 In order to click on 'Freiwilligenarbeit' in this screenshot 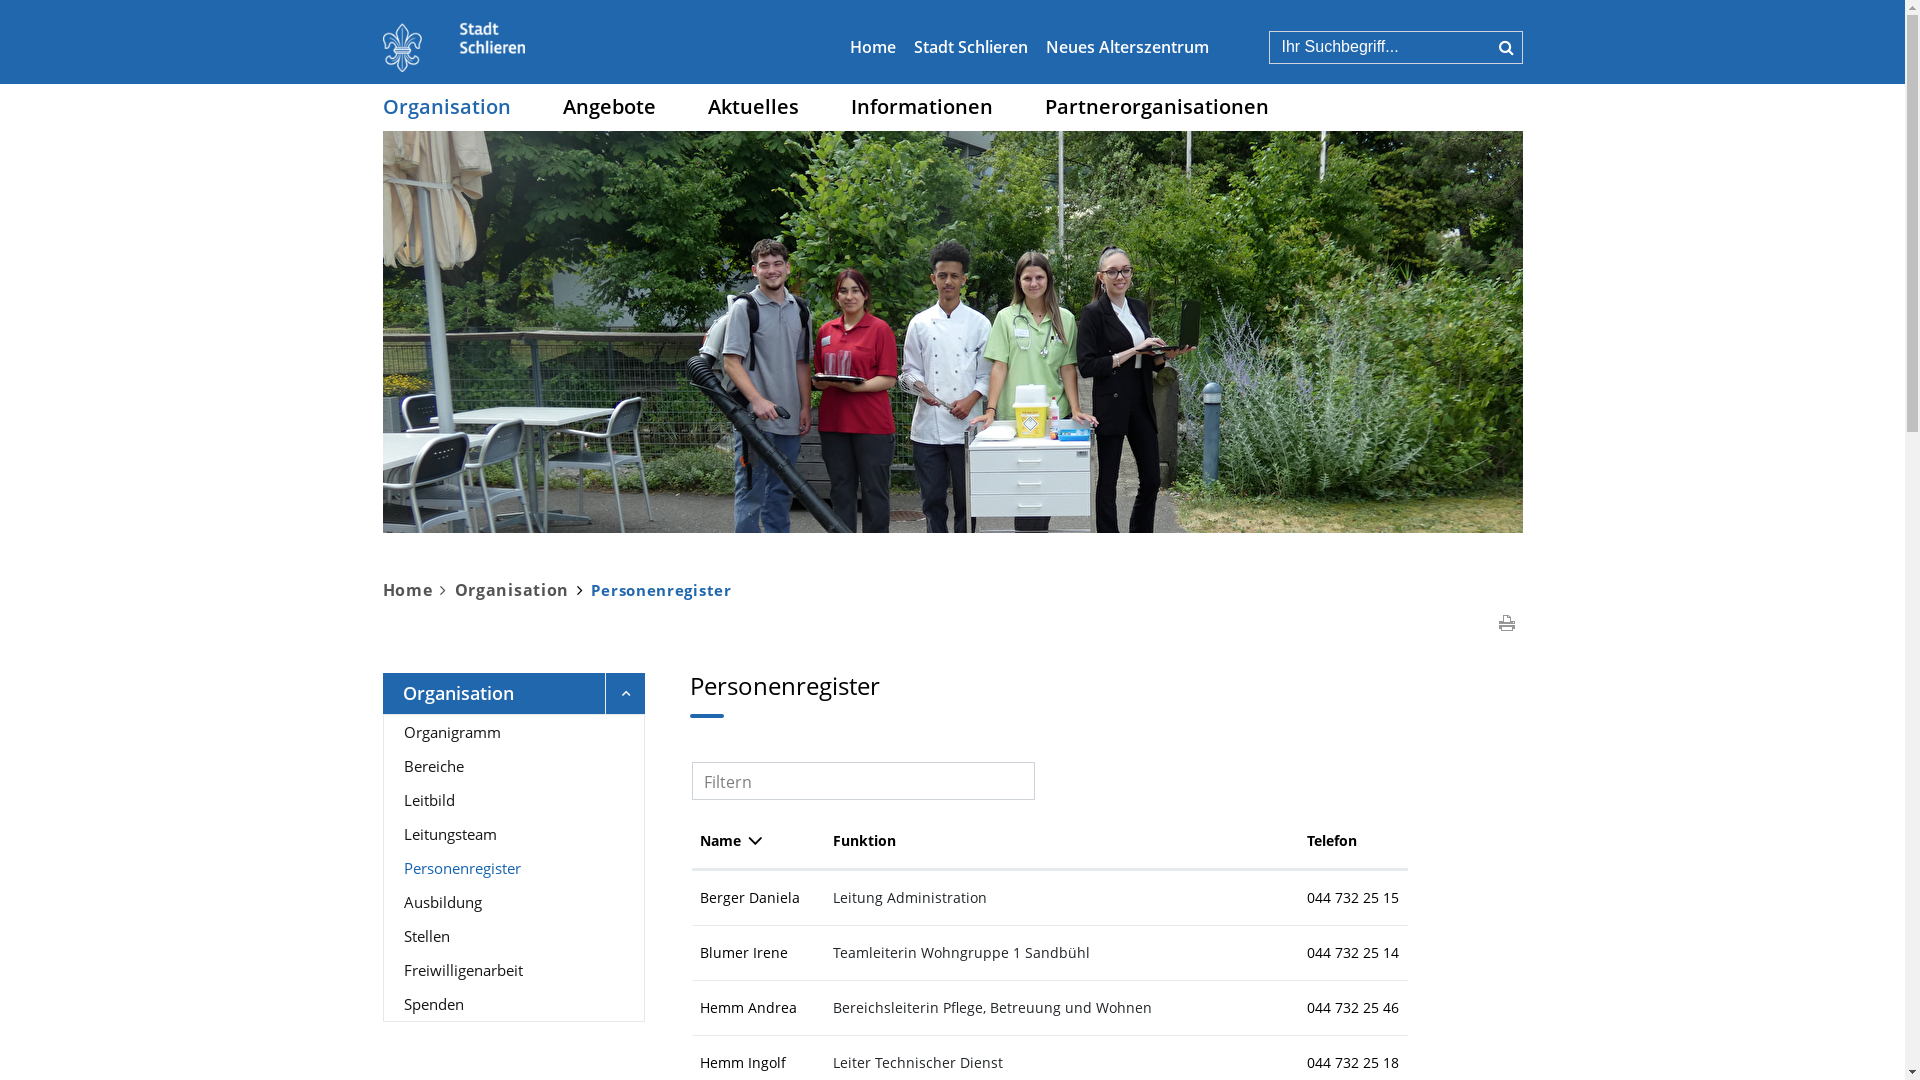, I will do `click(514, 968)`.